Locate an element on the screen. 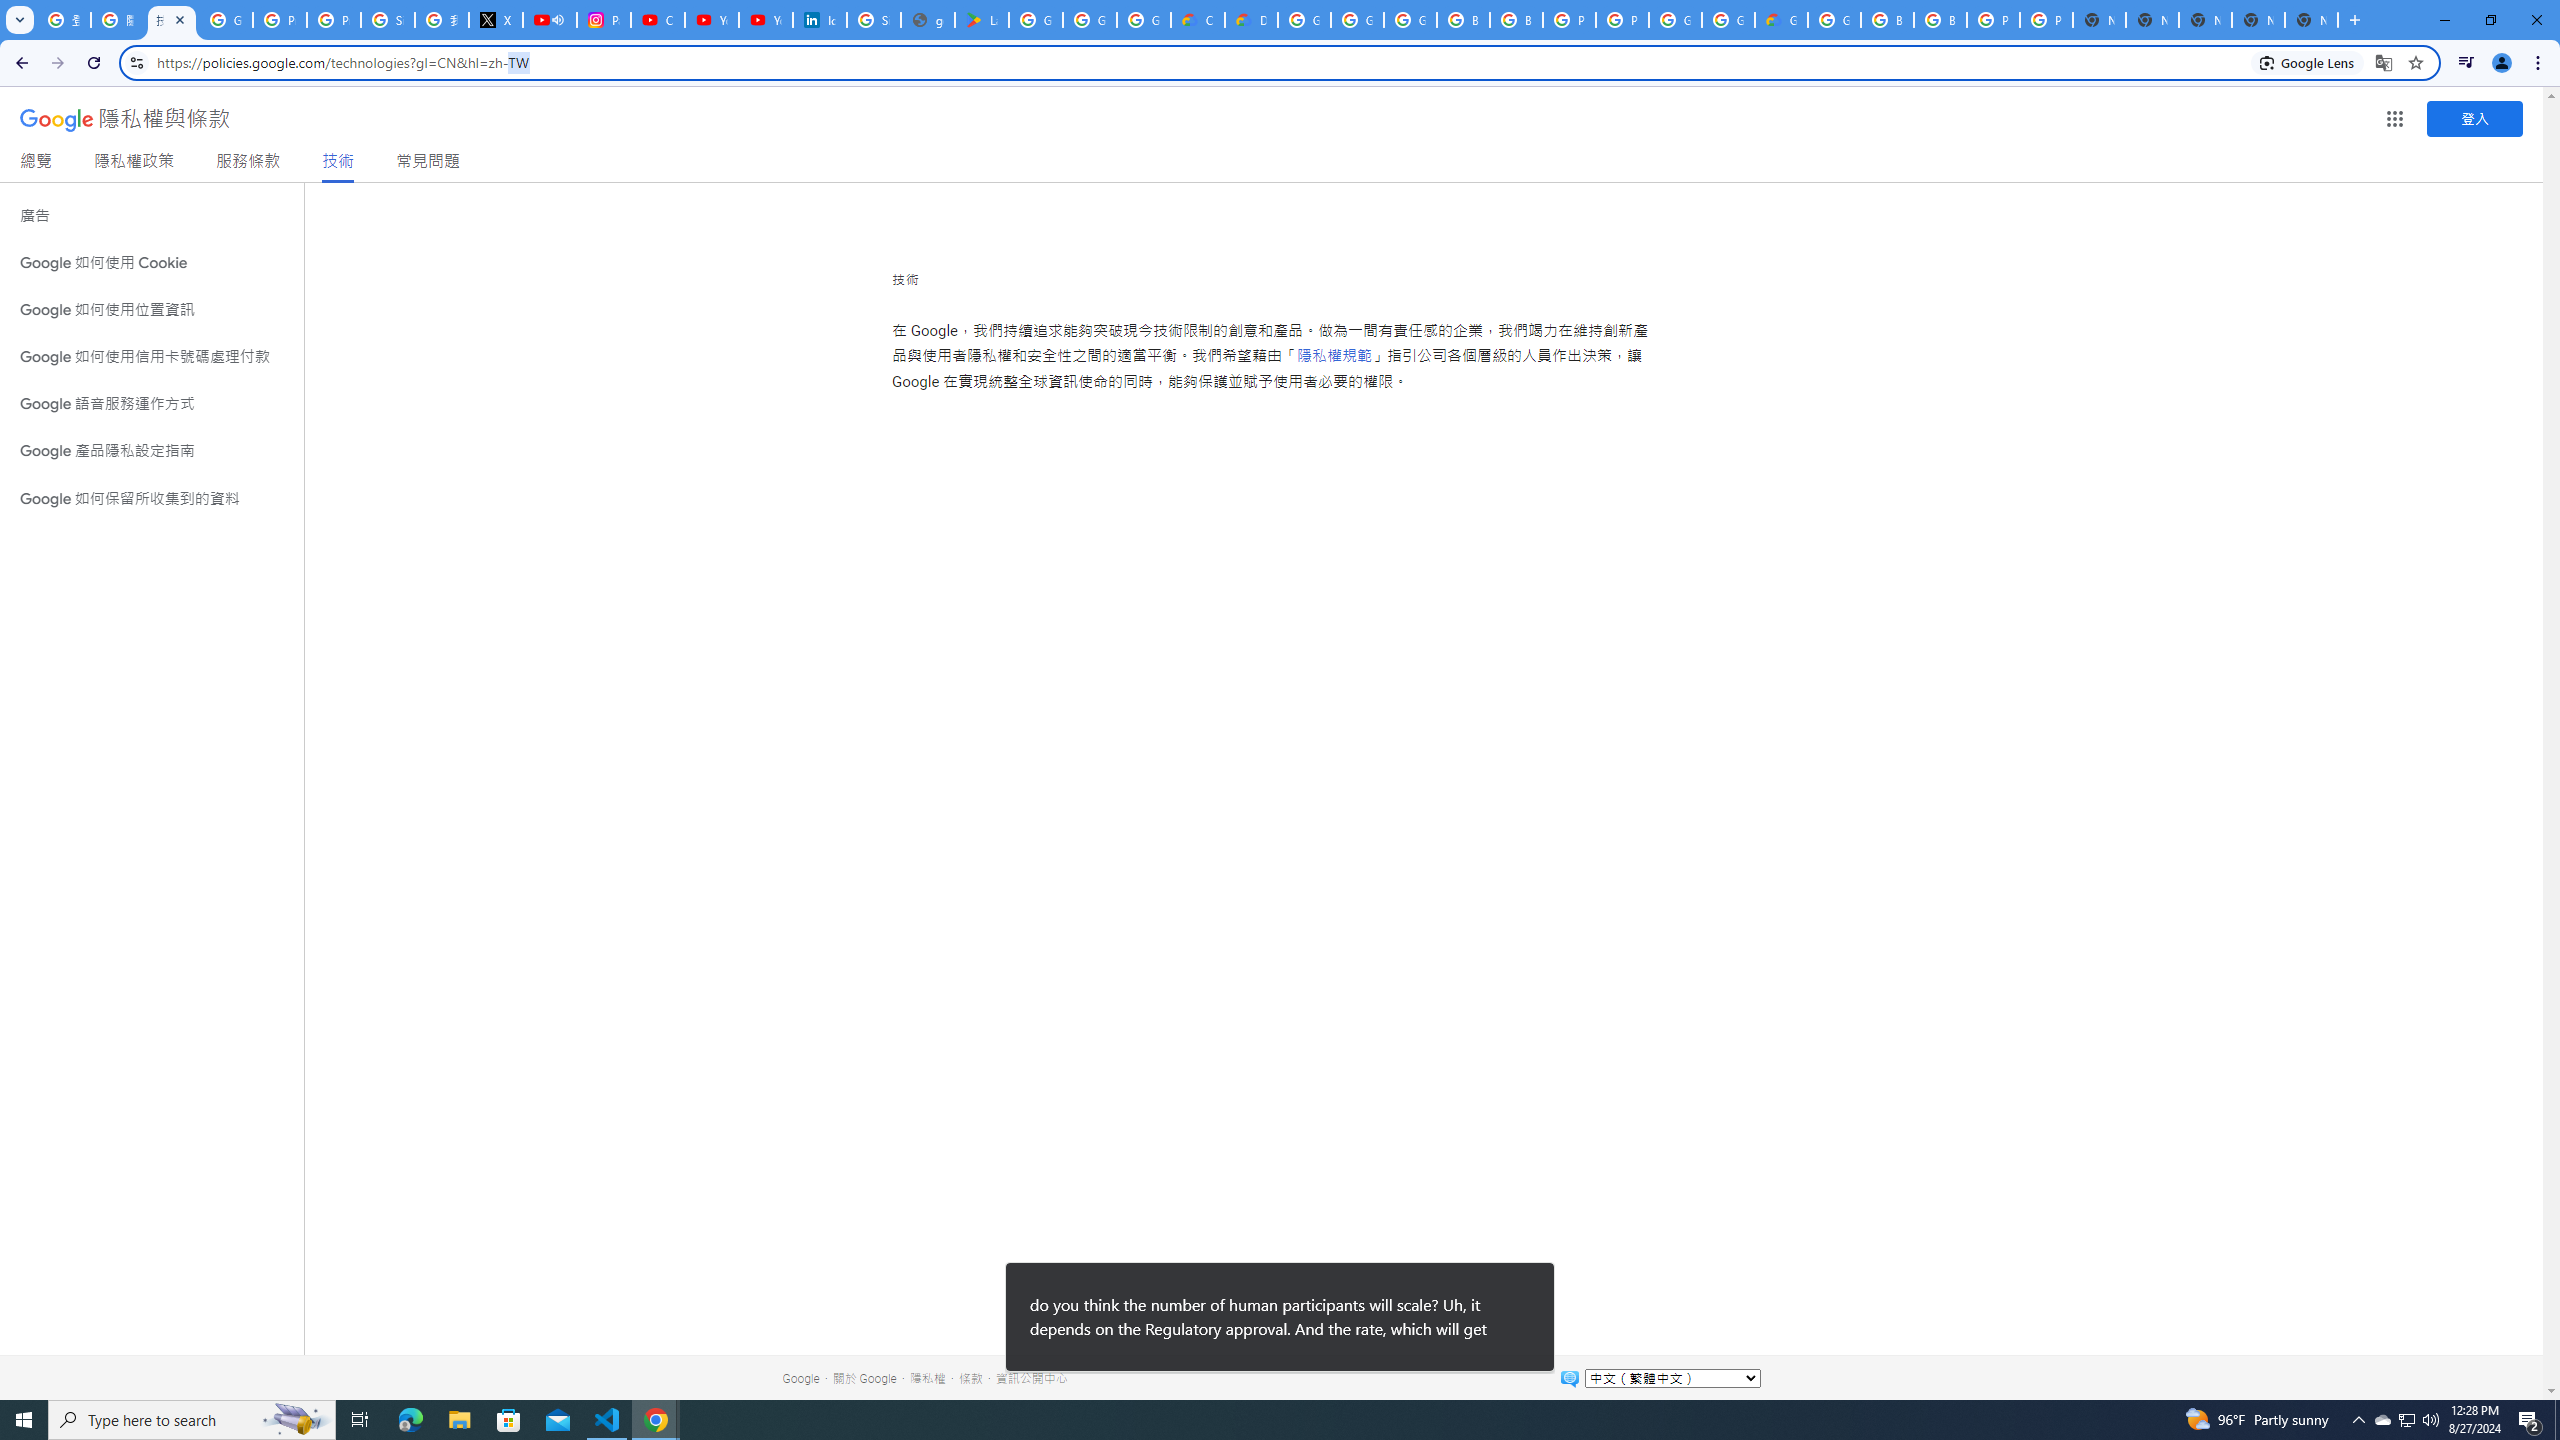  'Last Shelter: Survival - Apps on Google Play' is located at coordinates (982, 19).